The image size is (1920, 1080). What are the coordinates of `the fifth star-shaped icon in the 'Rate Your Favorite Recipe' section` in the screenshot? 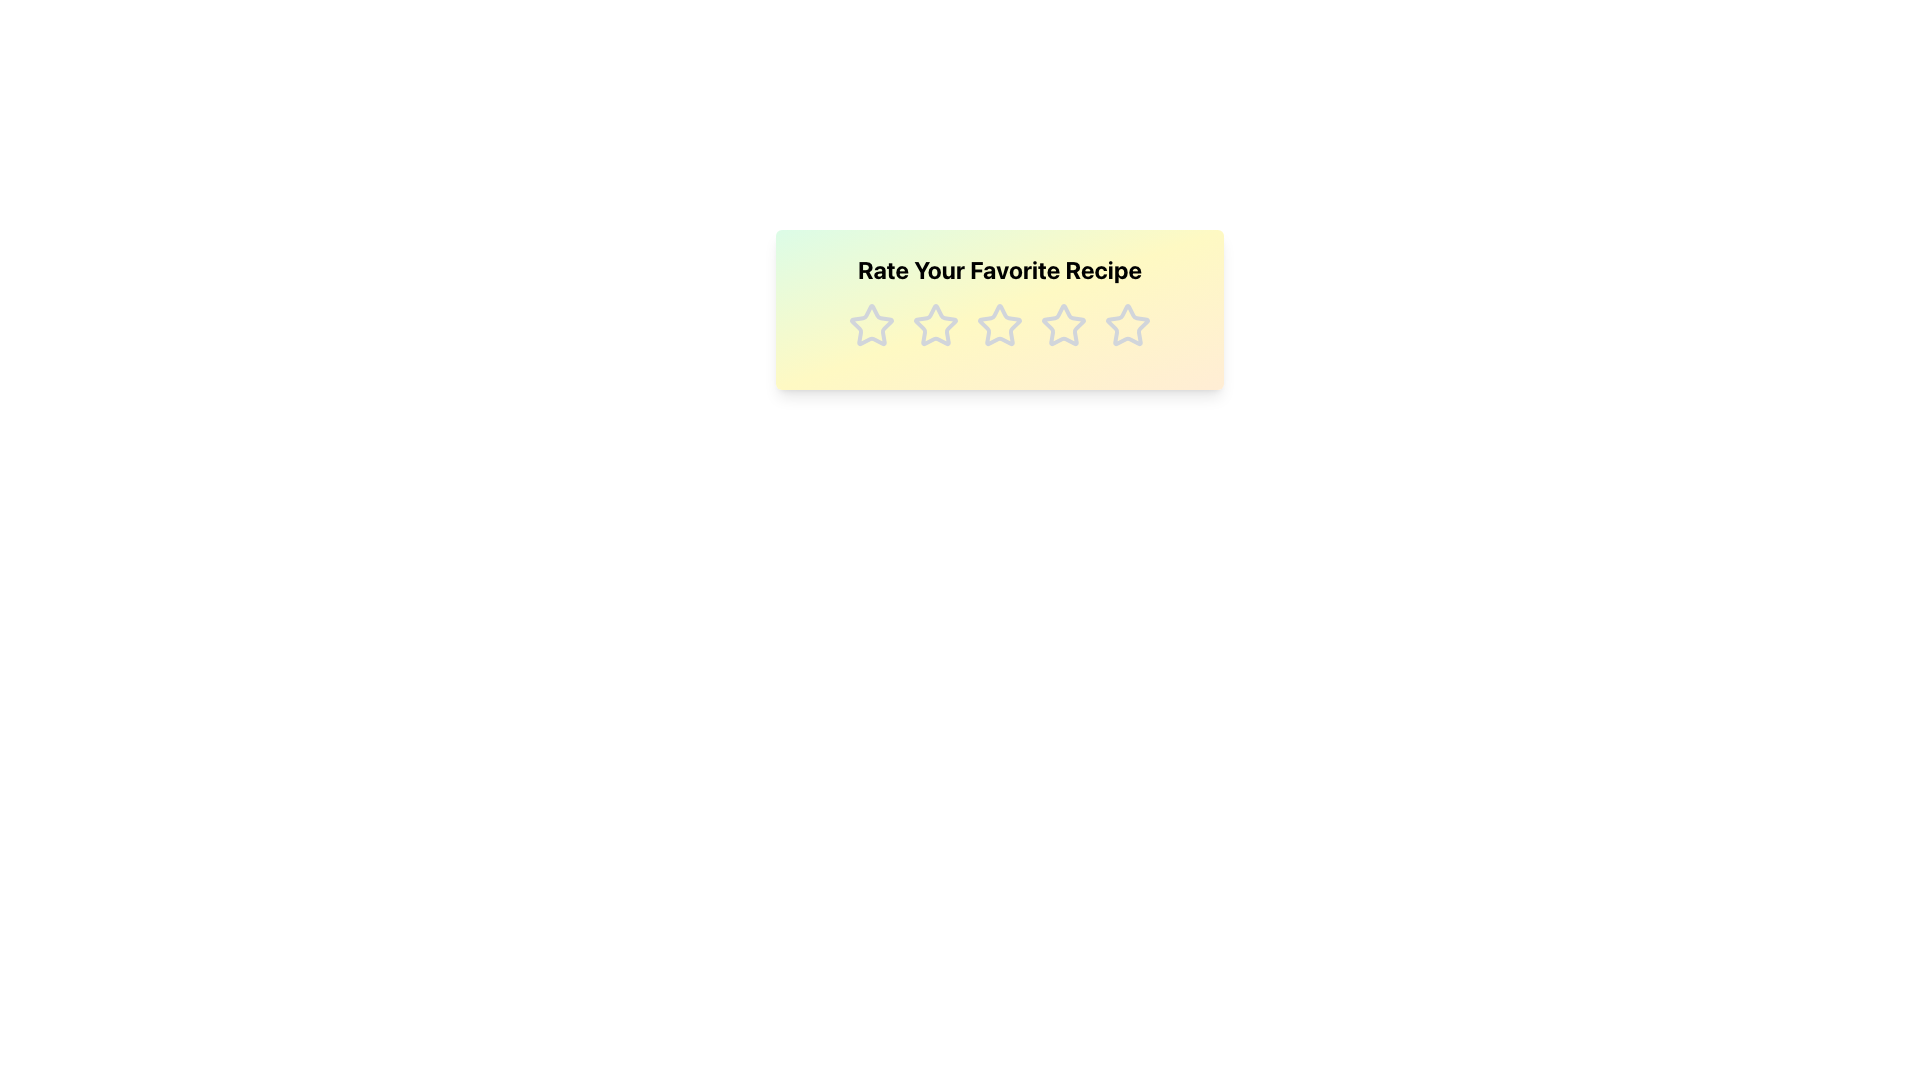 It's located at (1128, 325).